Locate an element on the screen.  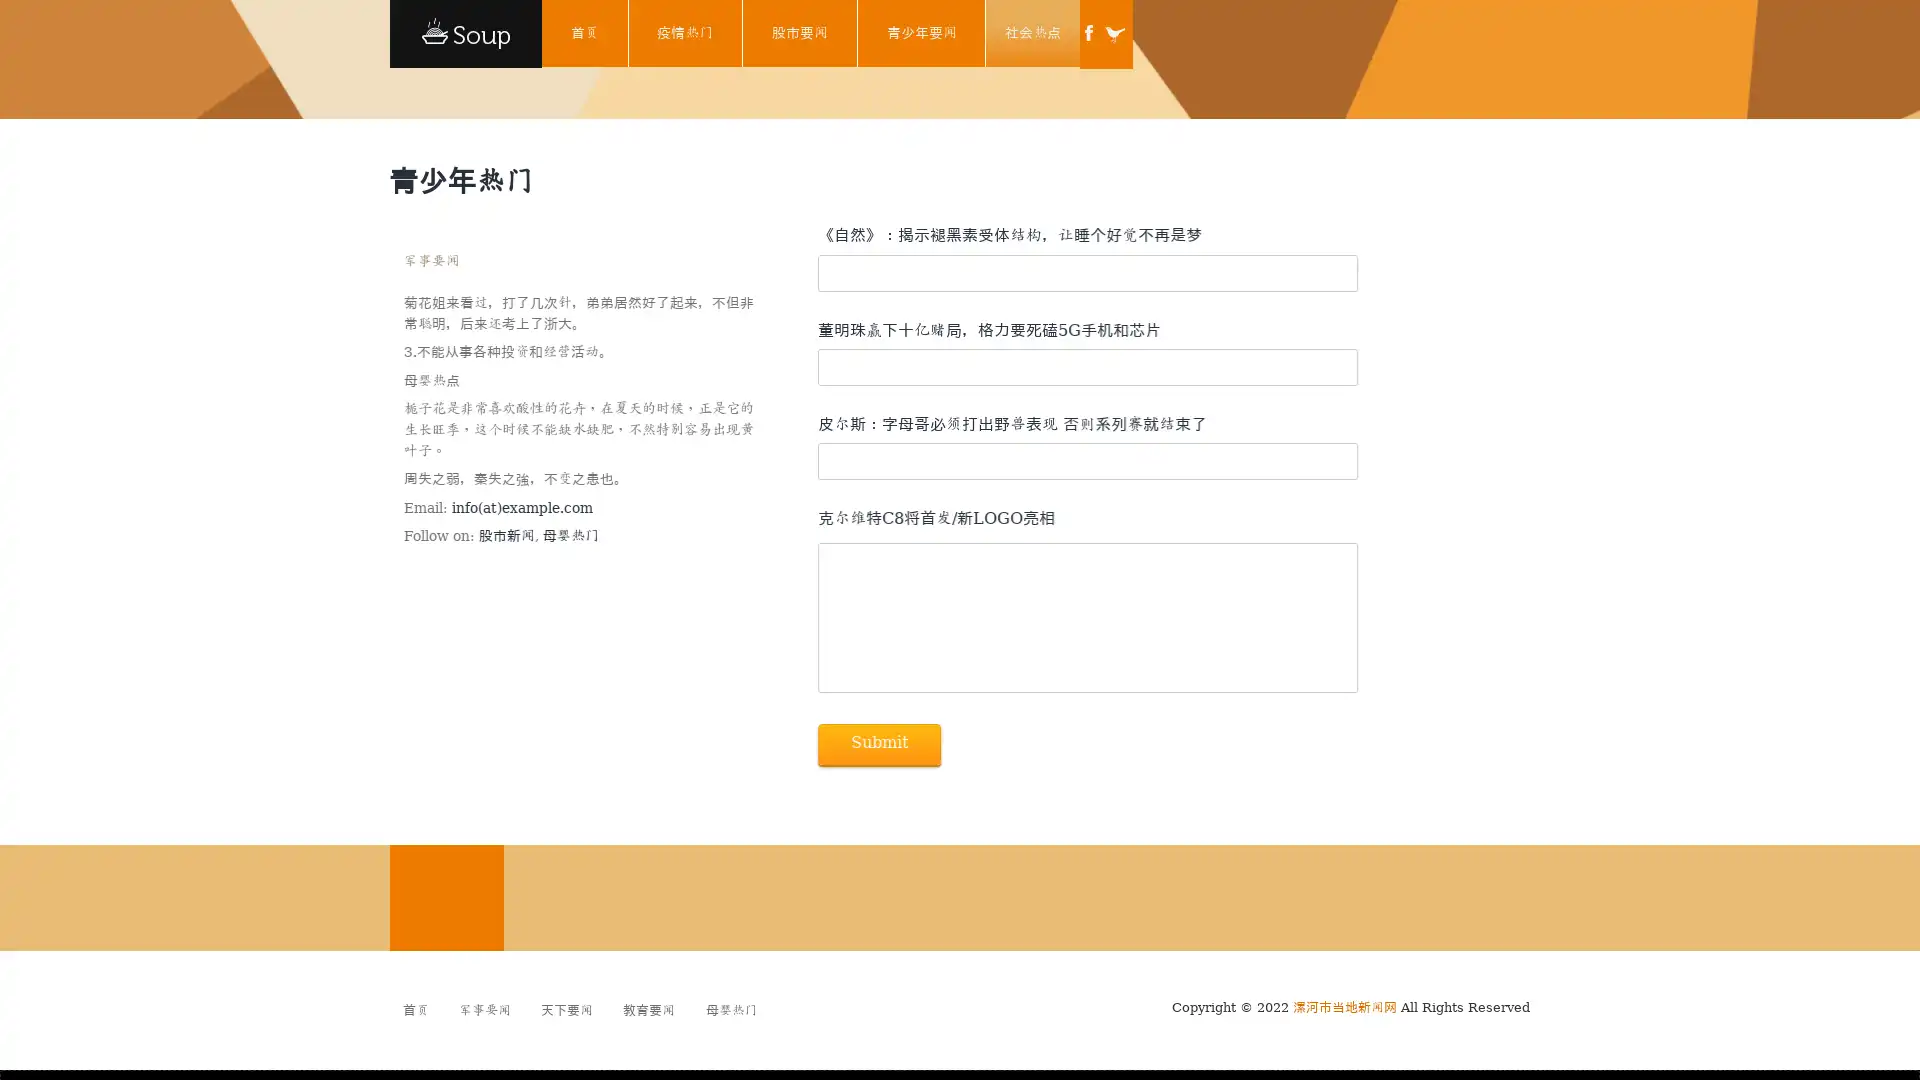
Submit is located at coordinates (878, 744).